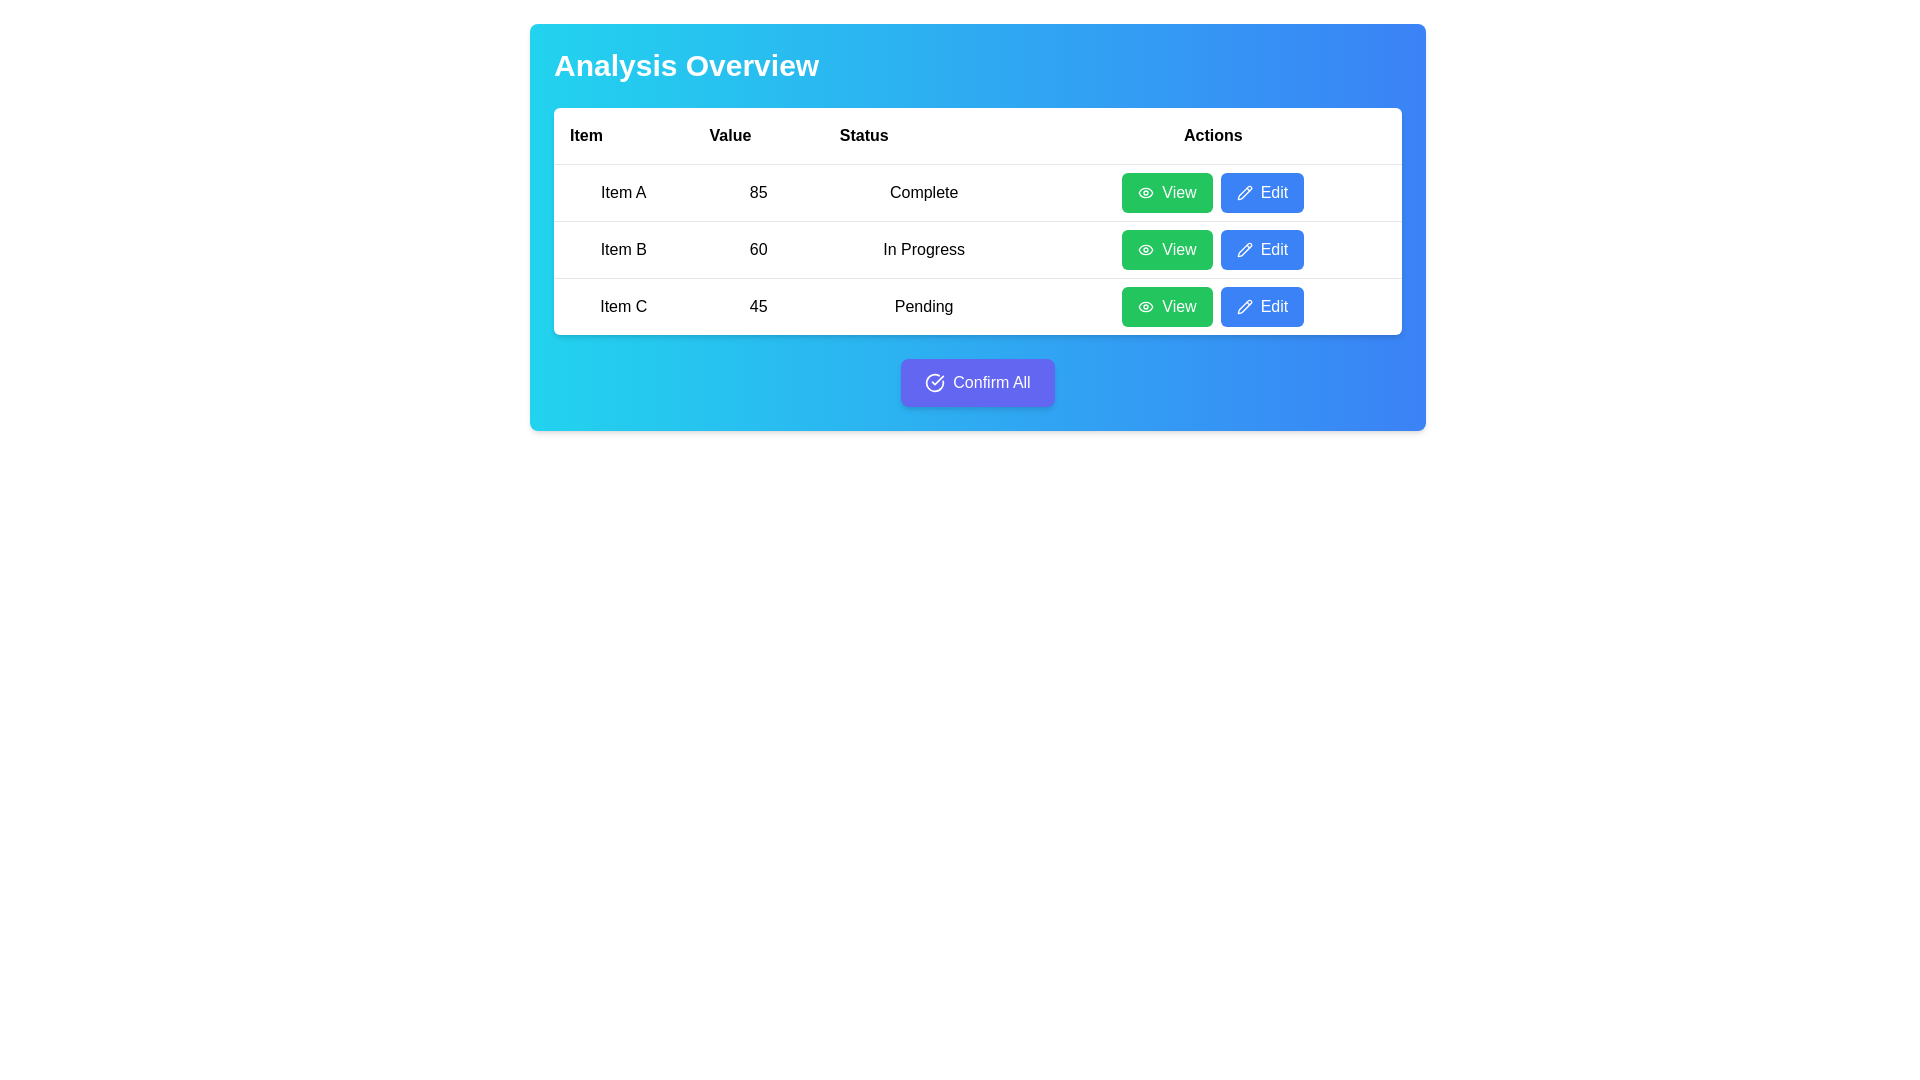  Describe the element at coordinates (1167, 249) in the screenshot. I see `the first button in the 'Actions' column for the 'Item B' row` at that location.